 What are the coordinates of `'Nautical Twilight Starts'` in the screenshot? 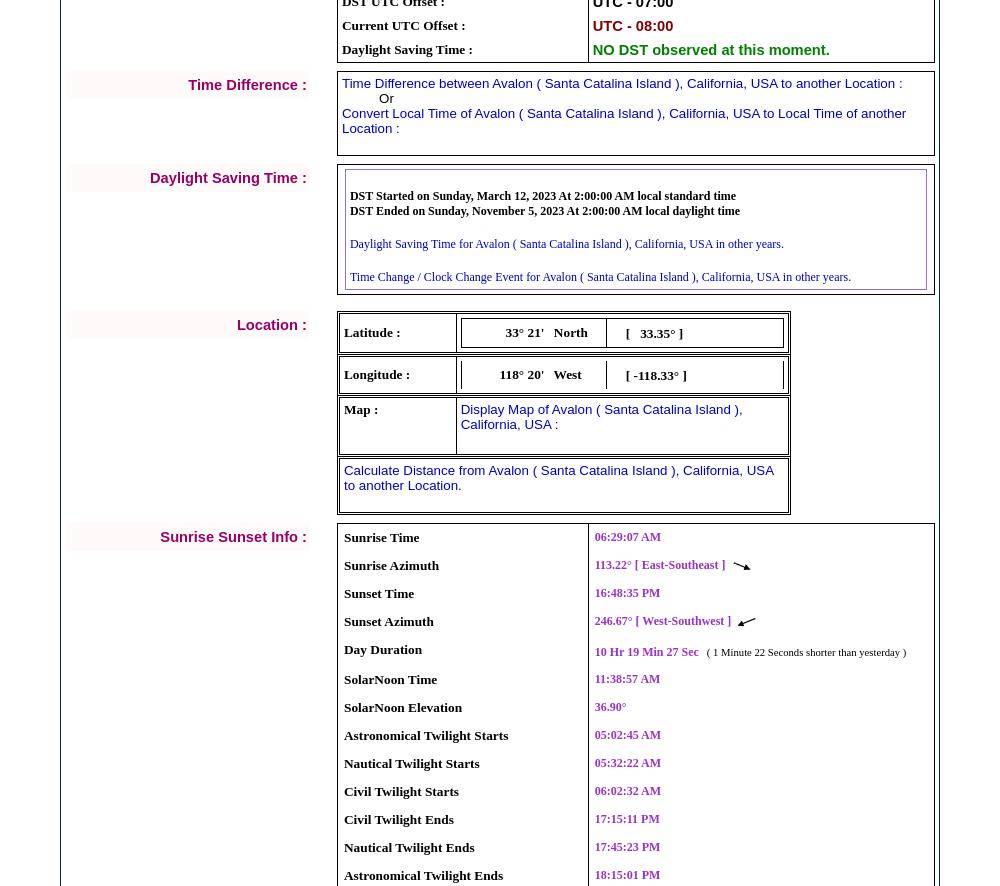 It's located at (411, 761).